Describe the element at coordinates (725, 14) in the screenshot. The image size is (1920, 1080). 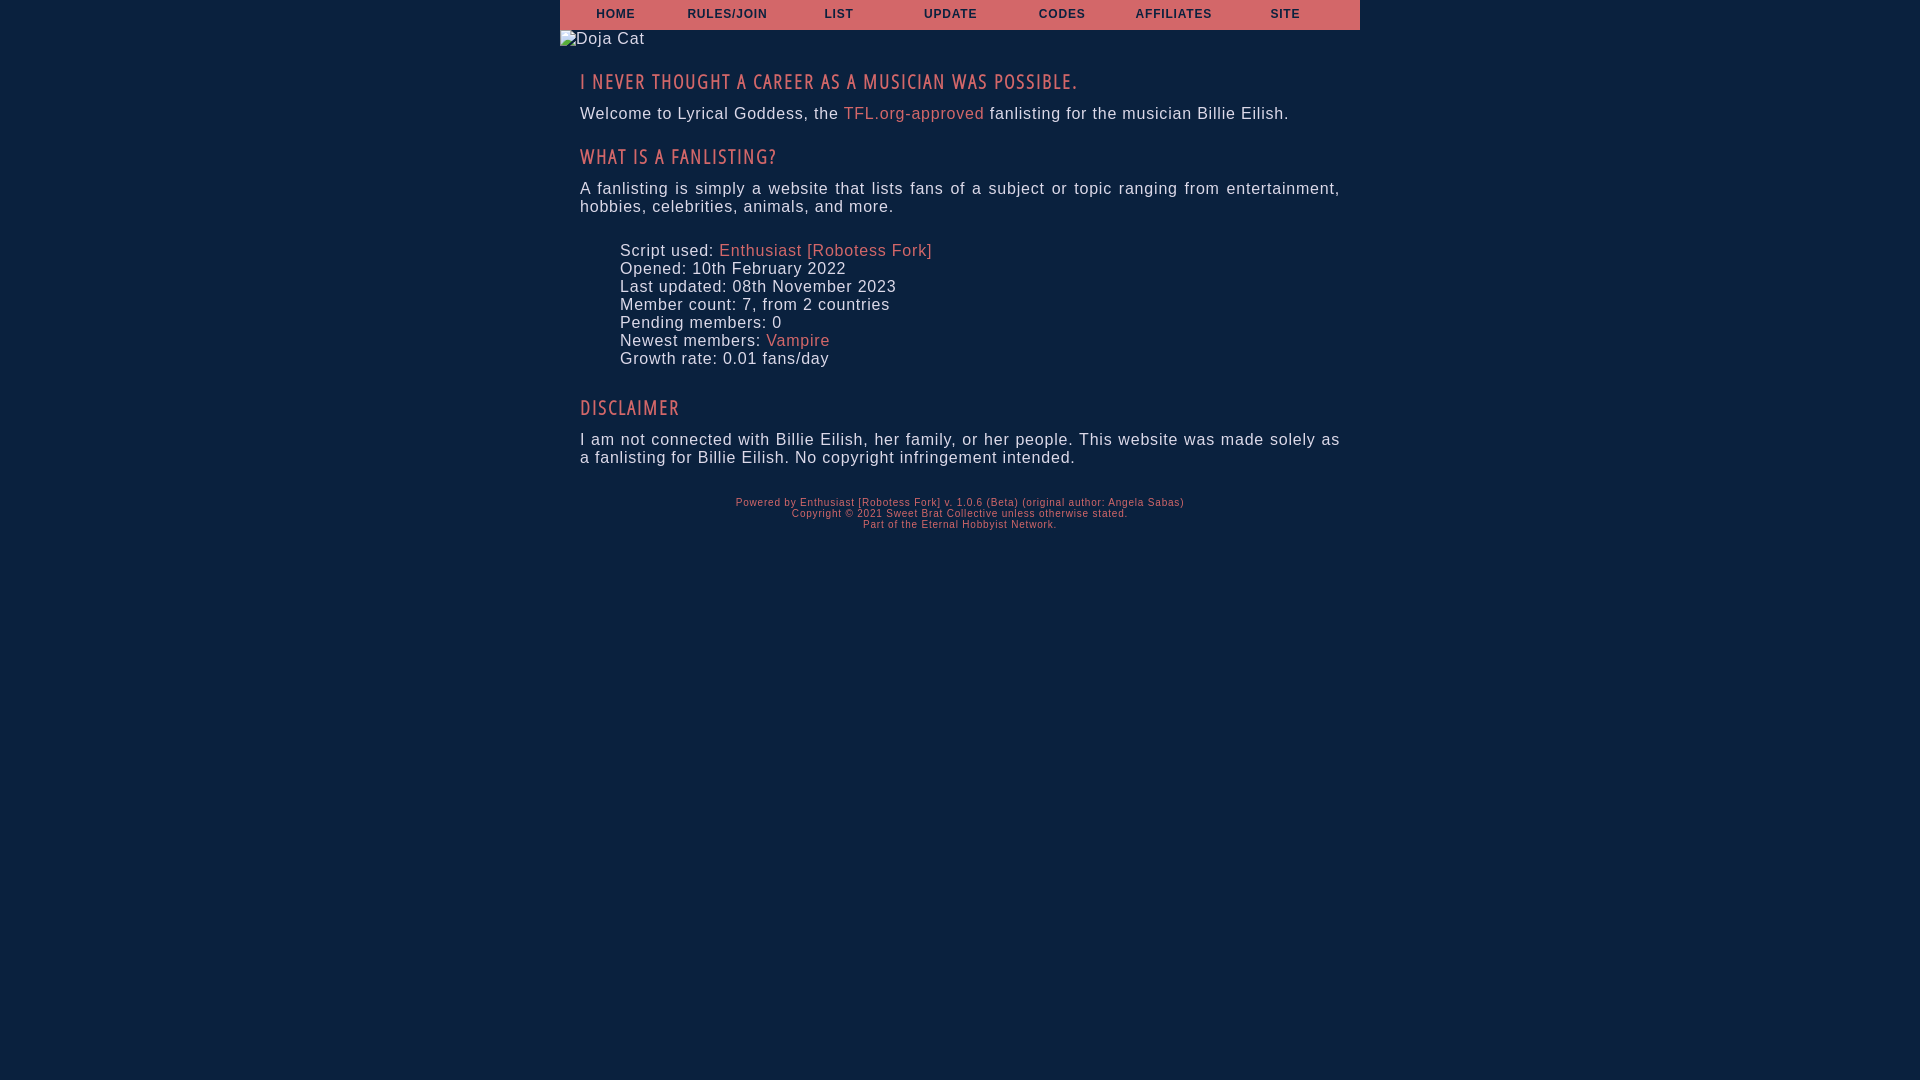
I see `'RULES/JOIN'` at that location.